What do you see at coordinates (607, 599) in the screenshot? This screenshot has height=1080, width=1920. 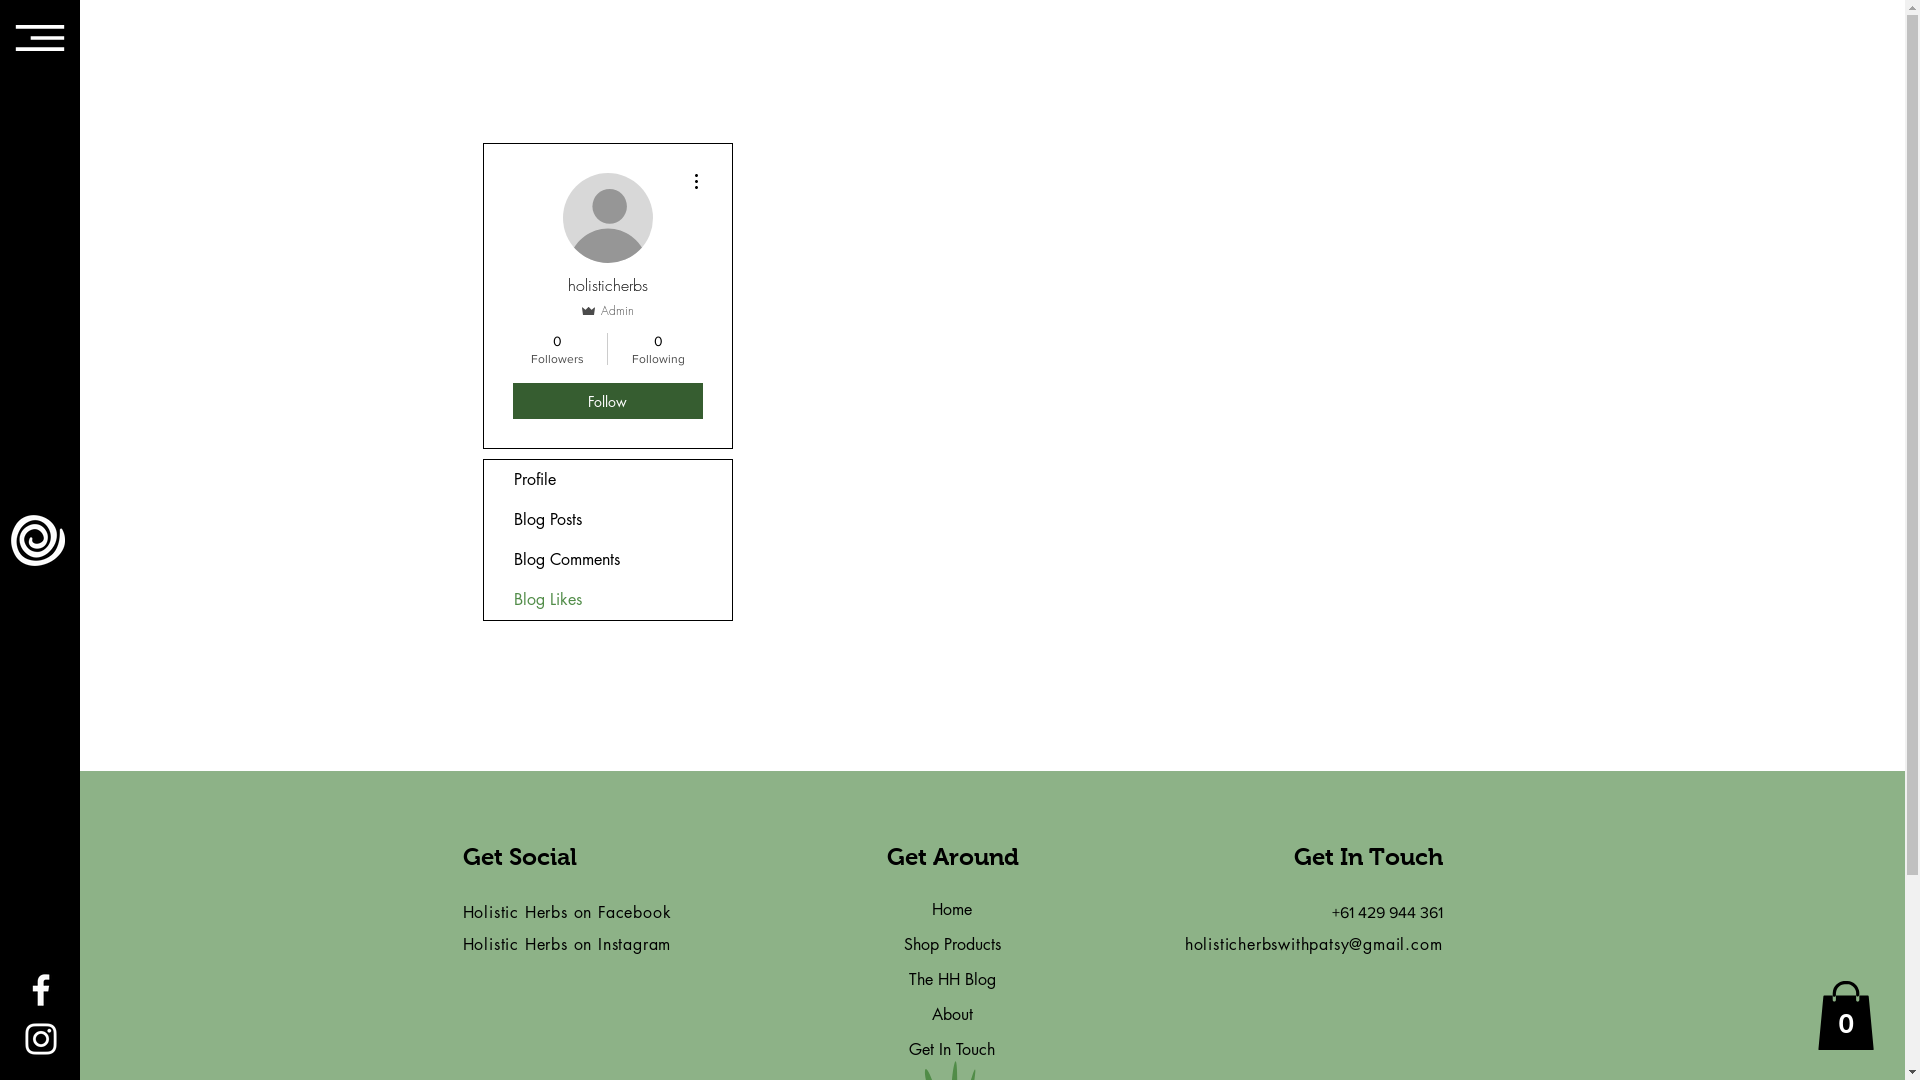 I see `'Blog Likes'` at bounding box center [607, 599].